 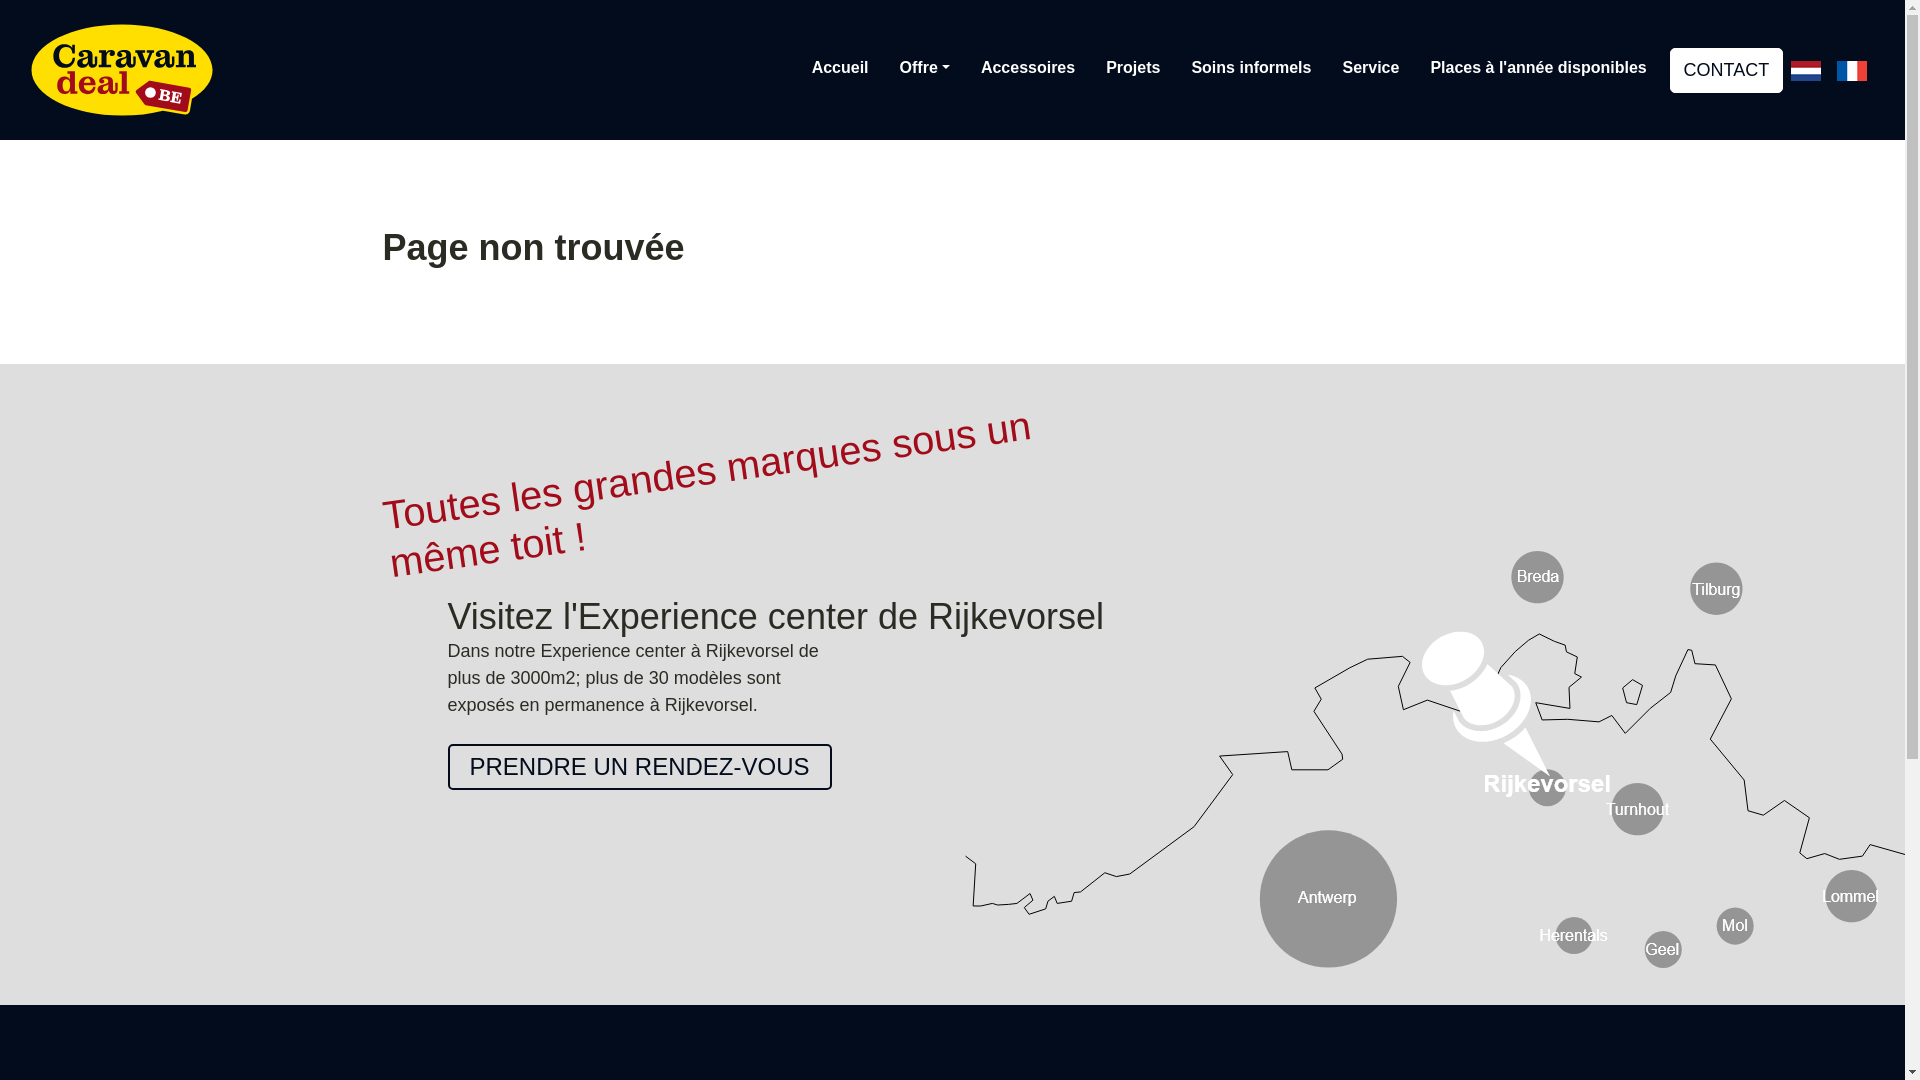 I want to click on 'Accueil', so click(x=840, y=67).